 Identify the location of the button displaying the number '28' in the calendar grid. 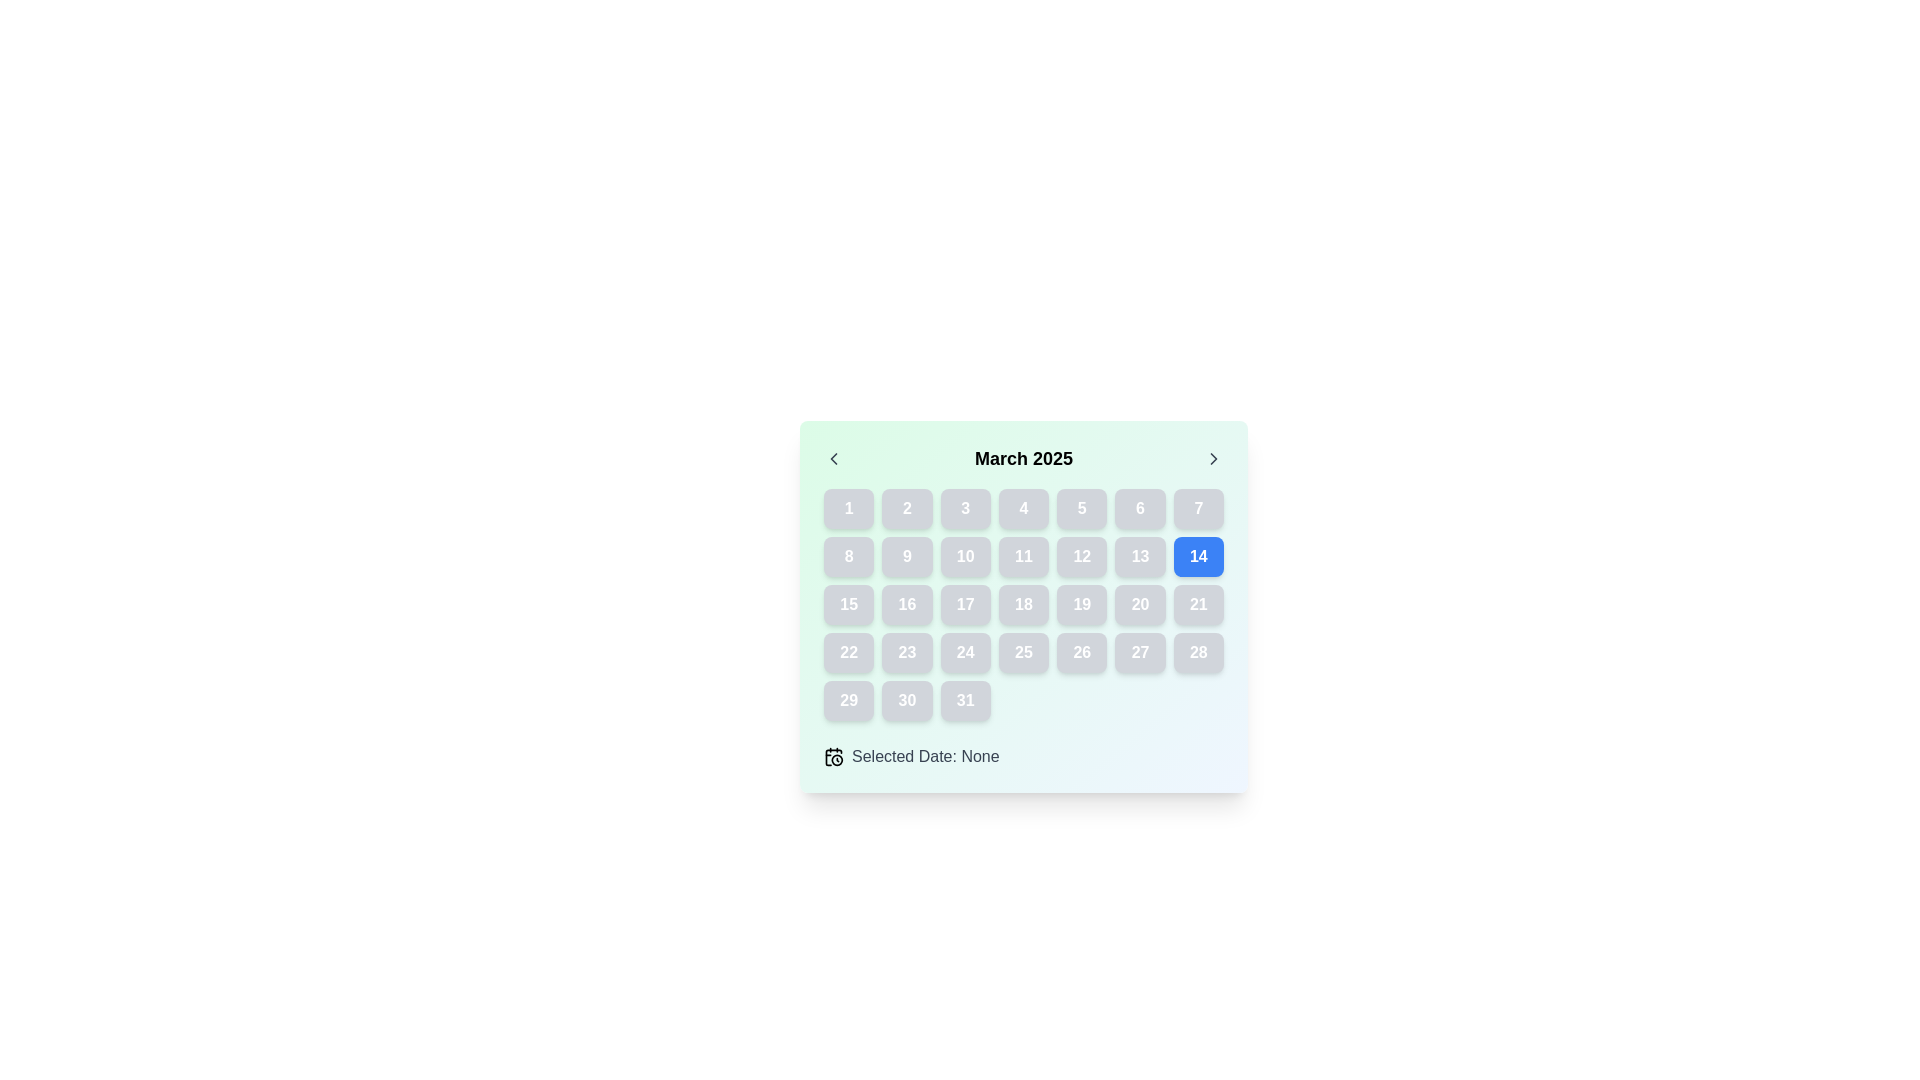
(1198, 652).